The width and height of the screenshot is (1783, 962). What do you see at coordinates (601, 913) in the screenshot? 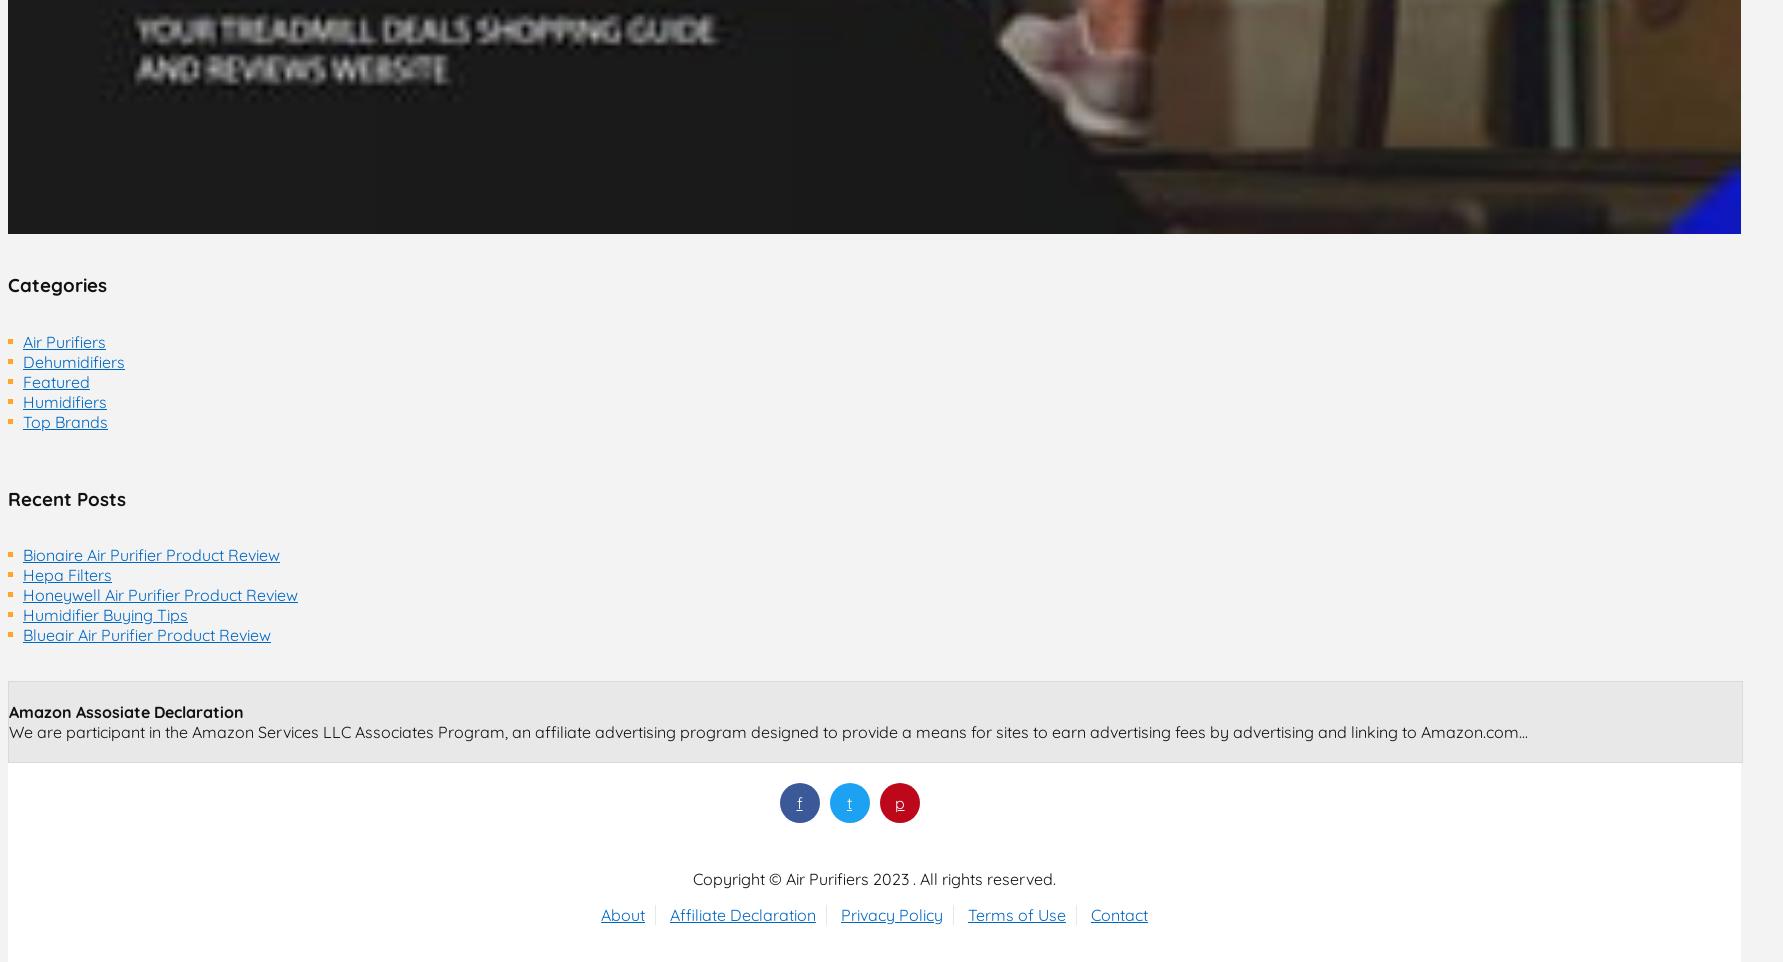
I see `'About'` at bounding box center [601, 913].